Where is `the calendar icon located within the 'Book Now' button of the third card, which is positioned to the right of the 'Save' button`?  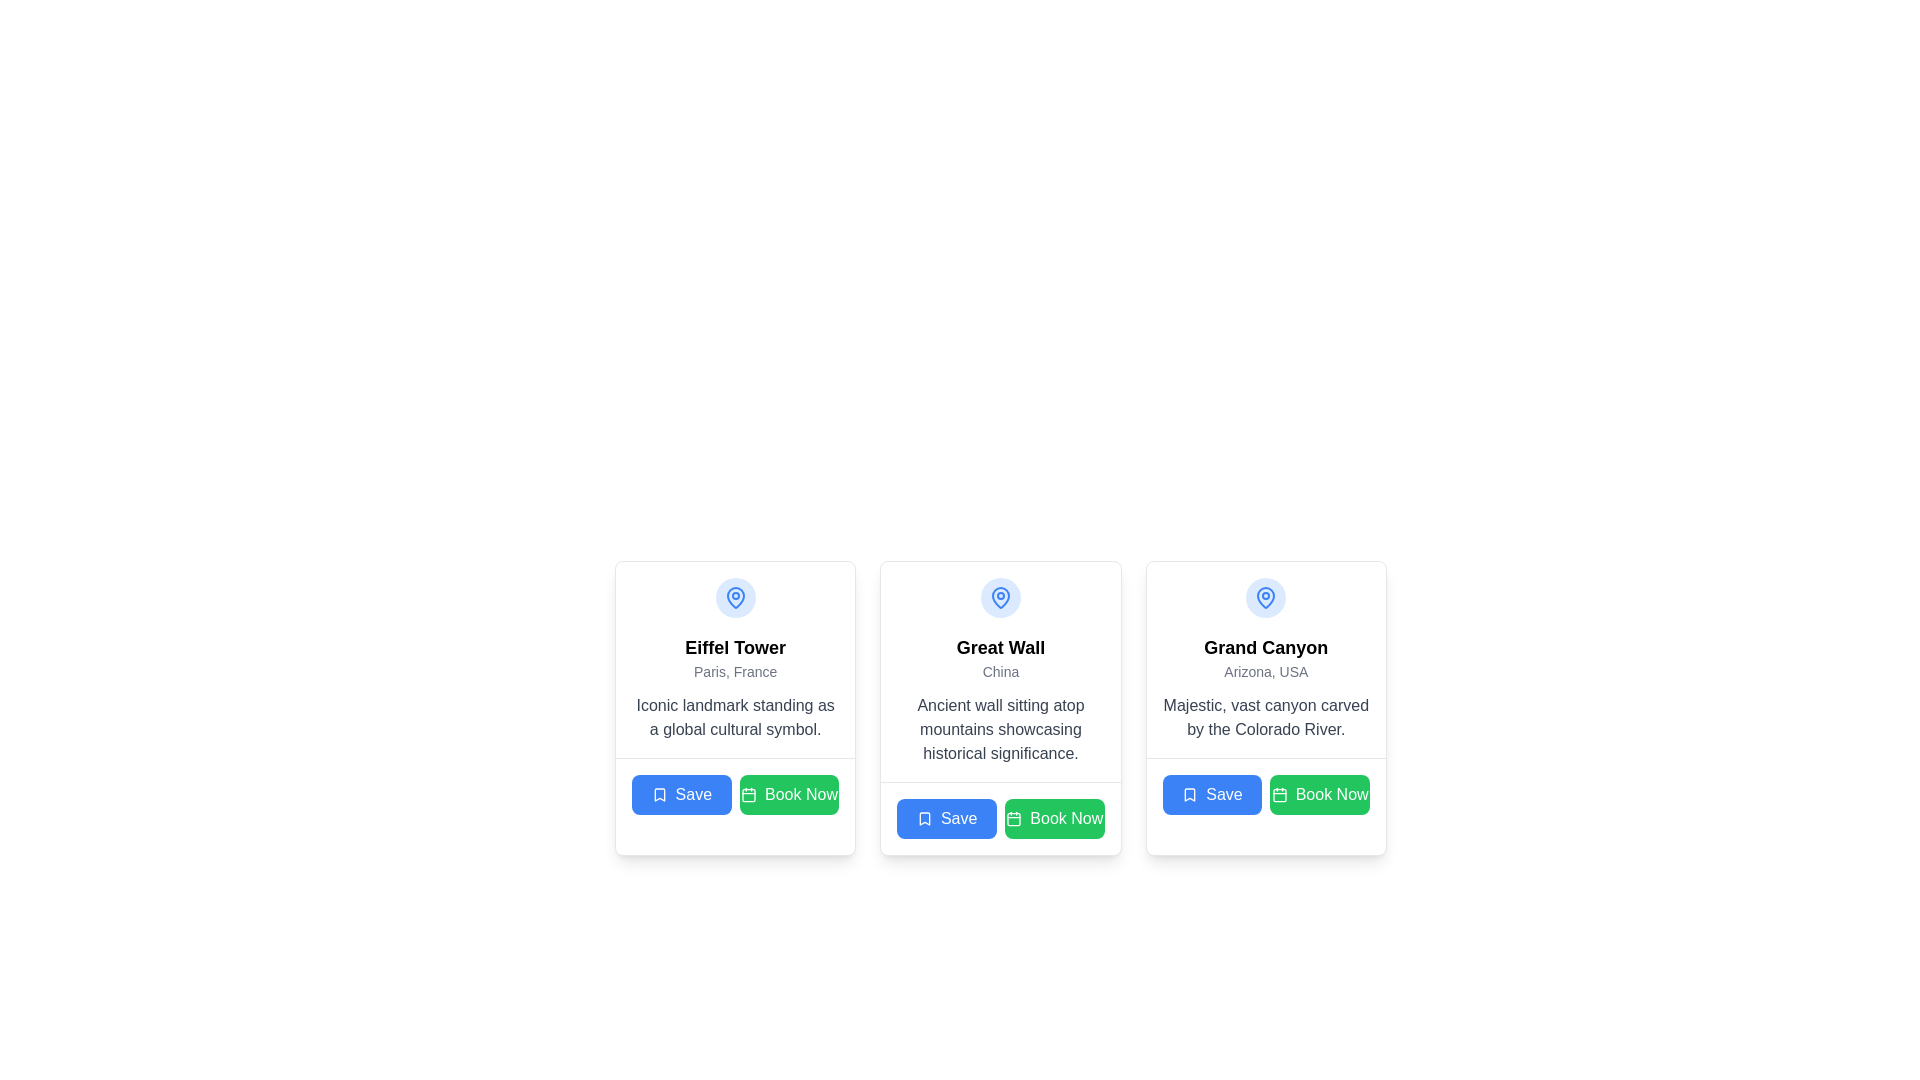
the calendar icon located within the 'Book Now' button of the third card, which is positioned to the right of the 'Save' button is located at coordinates (1278, 793).